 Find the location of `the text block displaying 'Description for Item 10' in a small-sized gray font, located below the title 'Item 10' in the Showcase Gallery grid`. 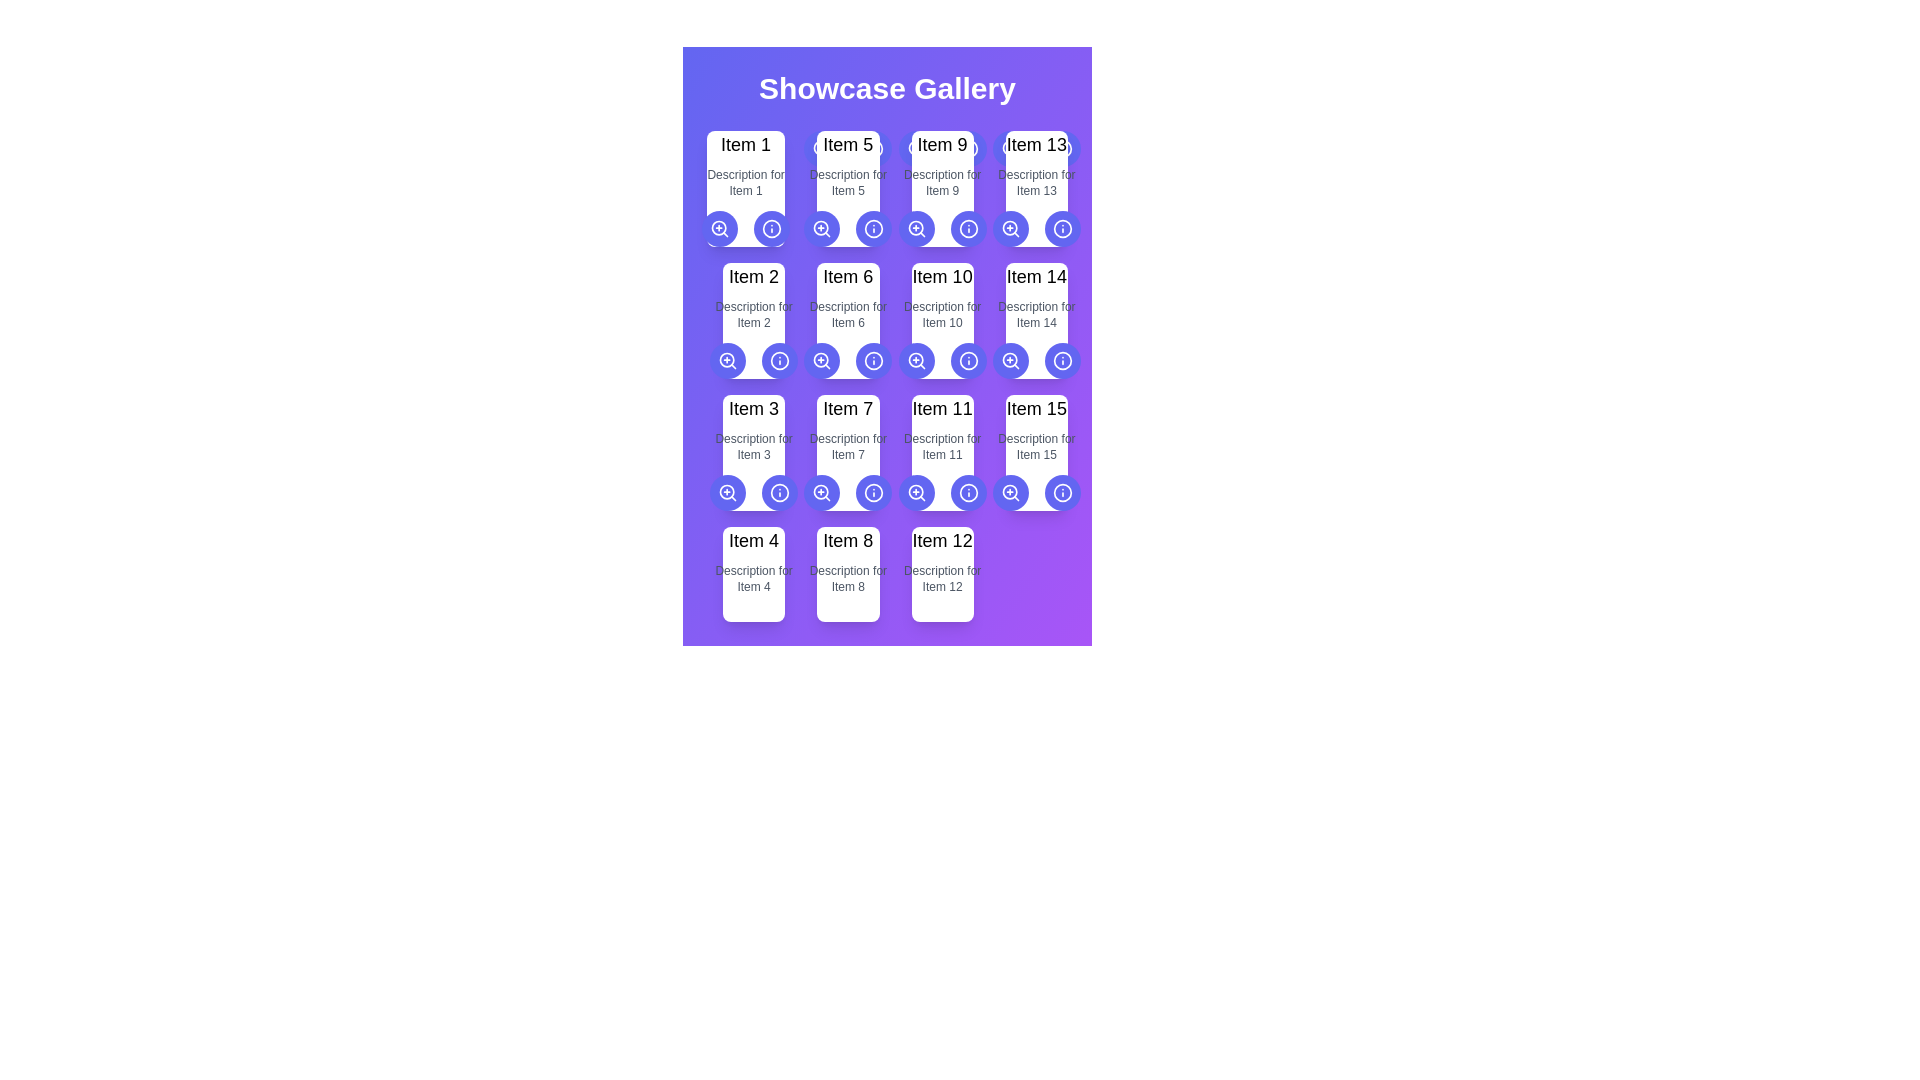

the text block displaying 'Description for Item 10' in a small-sized gray font, located below the title 'Item 10' in the Showcase Gallery grid is located at coordinates (941, 315).